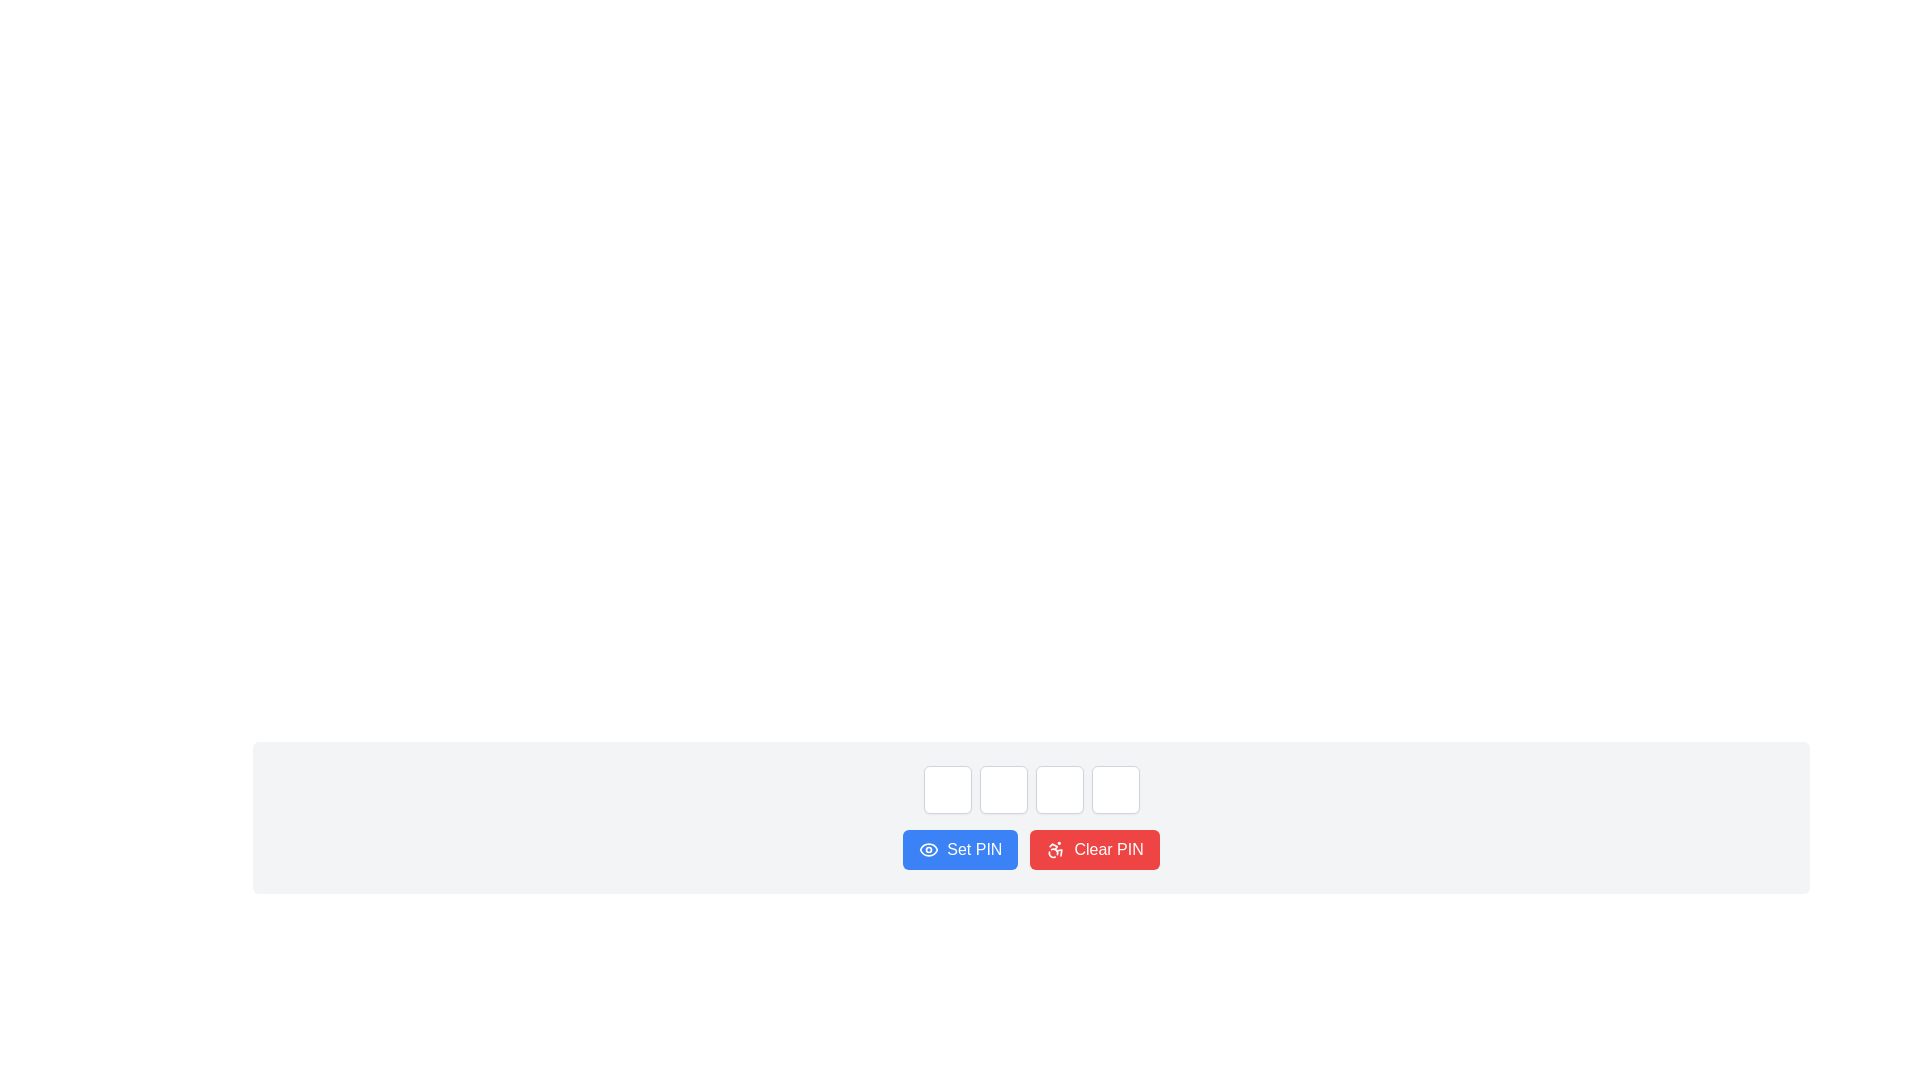 Image resolution: width=1920 pixels, height=1080 pixels. I want to click on the button that sets a PIN code, located to the left of the red 'Clear PIN' button, to trigger the hover effect, so click(960, 849).